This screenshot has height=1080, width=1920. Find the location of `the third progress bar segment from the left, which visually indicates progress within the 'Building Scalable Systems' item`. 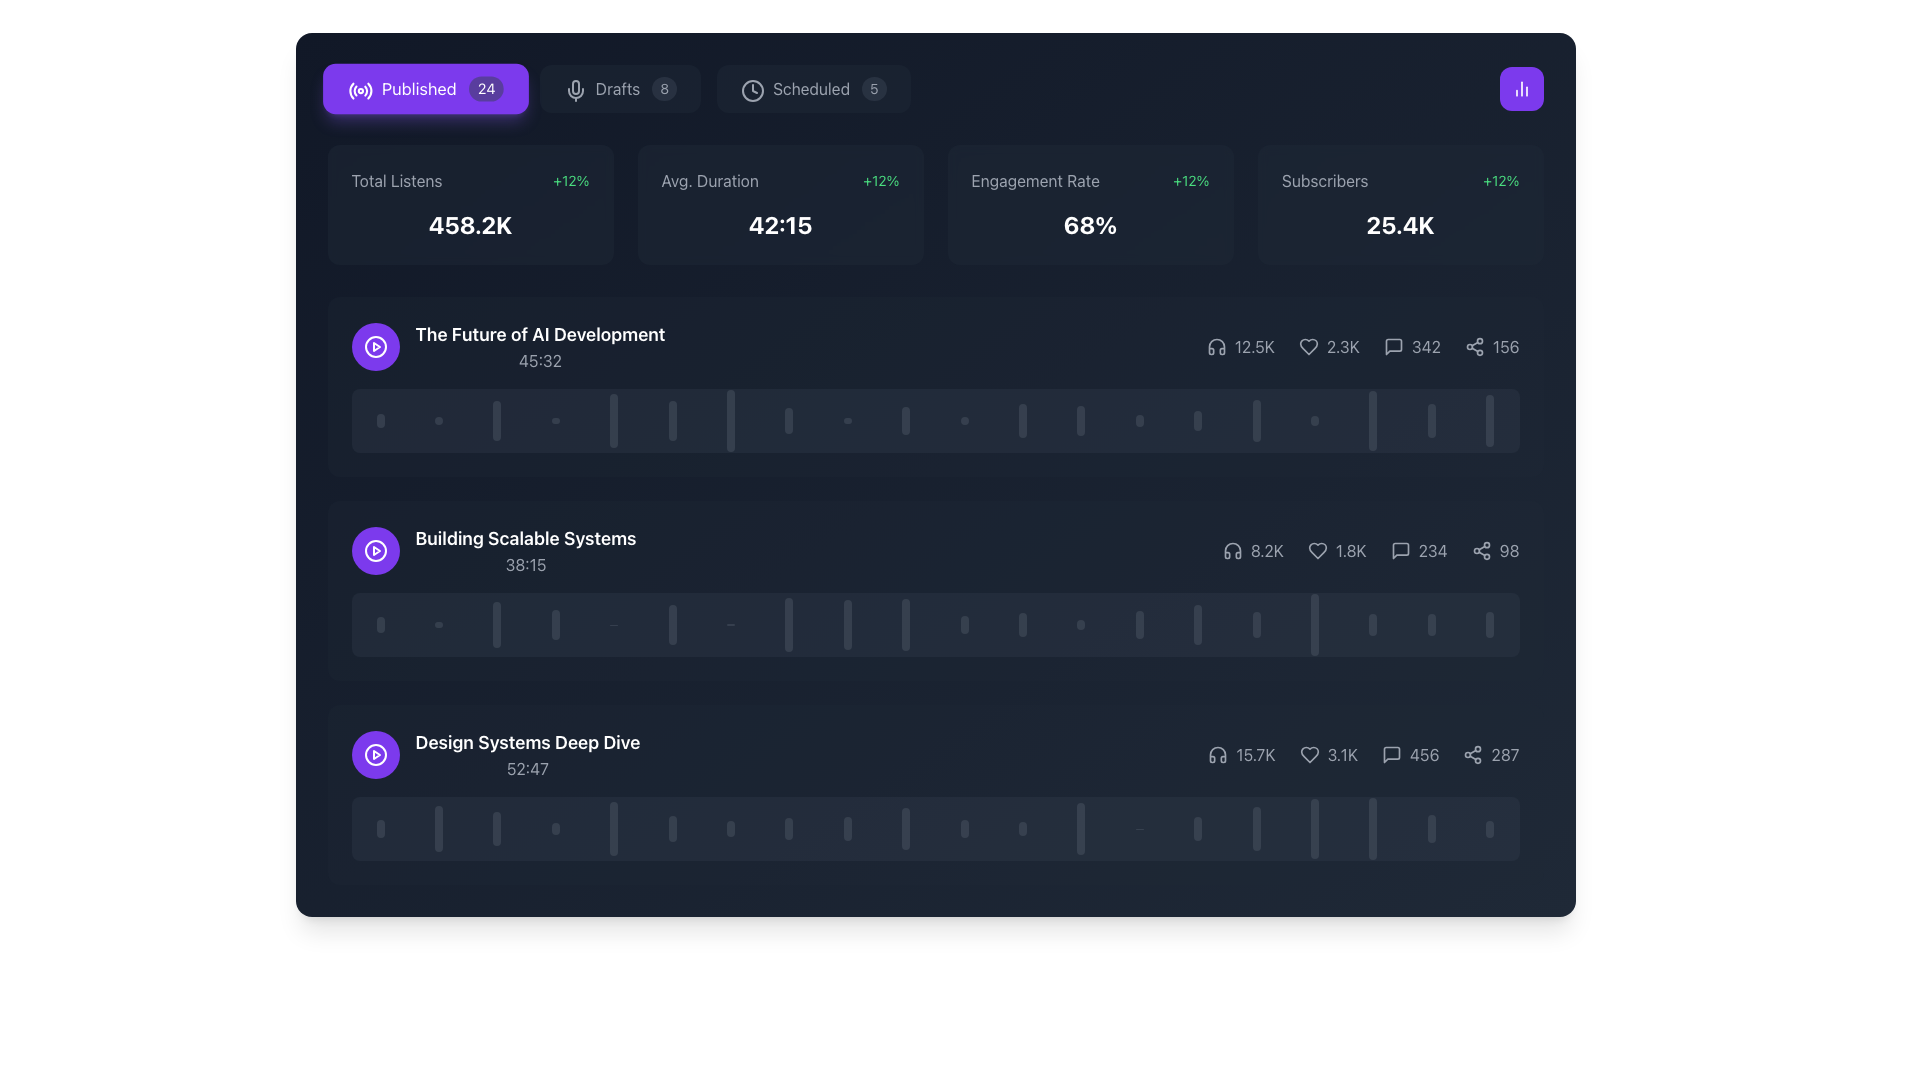

the third progress bar segment from the left, which visually indicates progress within the 'Building Scalable Systems' item is located at coordinates (497, 623).